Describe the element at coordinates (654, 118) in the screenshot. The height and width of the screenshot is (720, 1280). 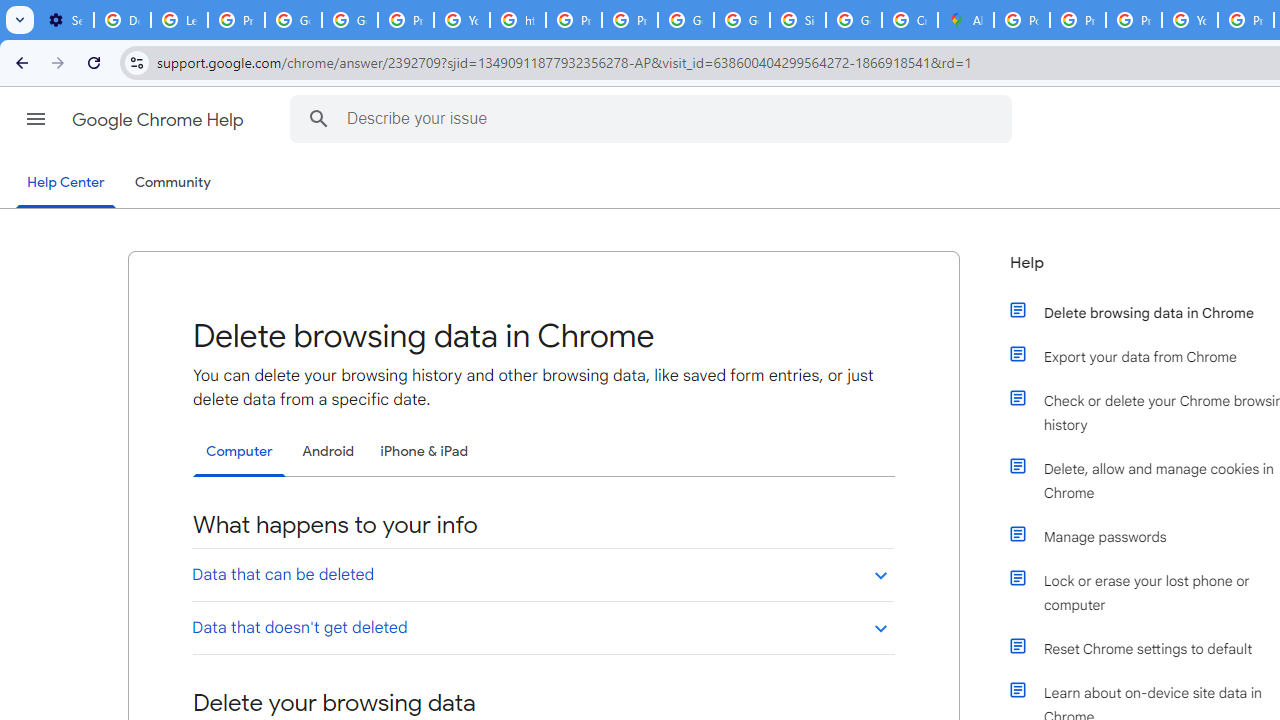
I see `'Describe your issue'` at that location.